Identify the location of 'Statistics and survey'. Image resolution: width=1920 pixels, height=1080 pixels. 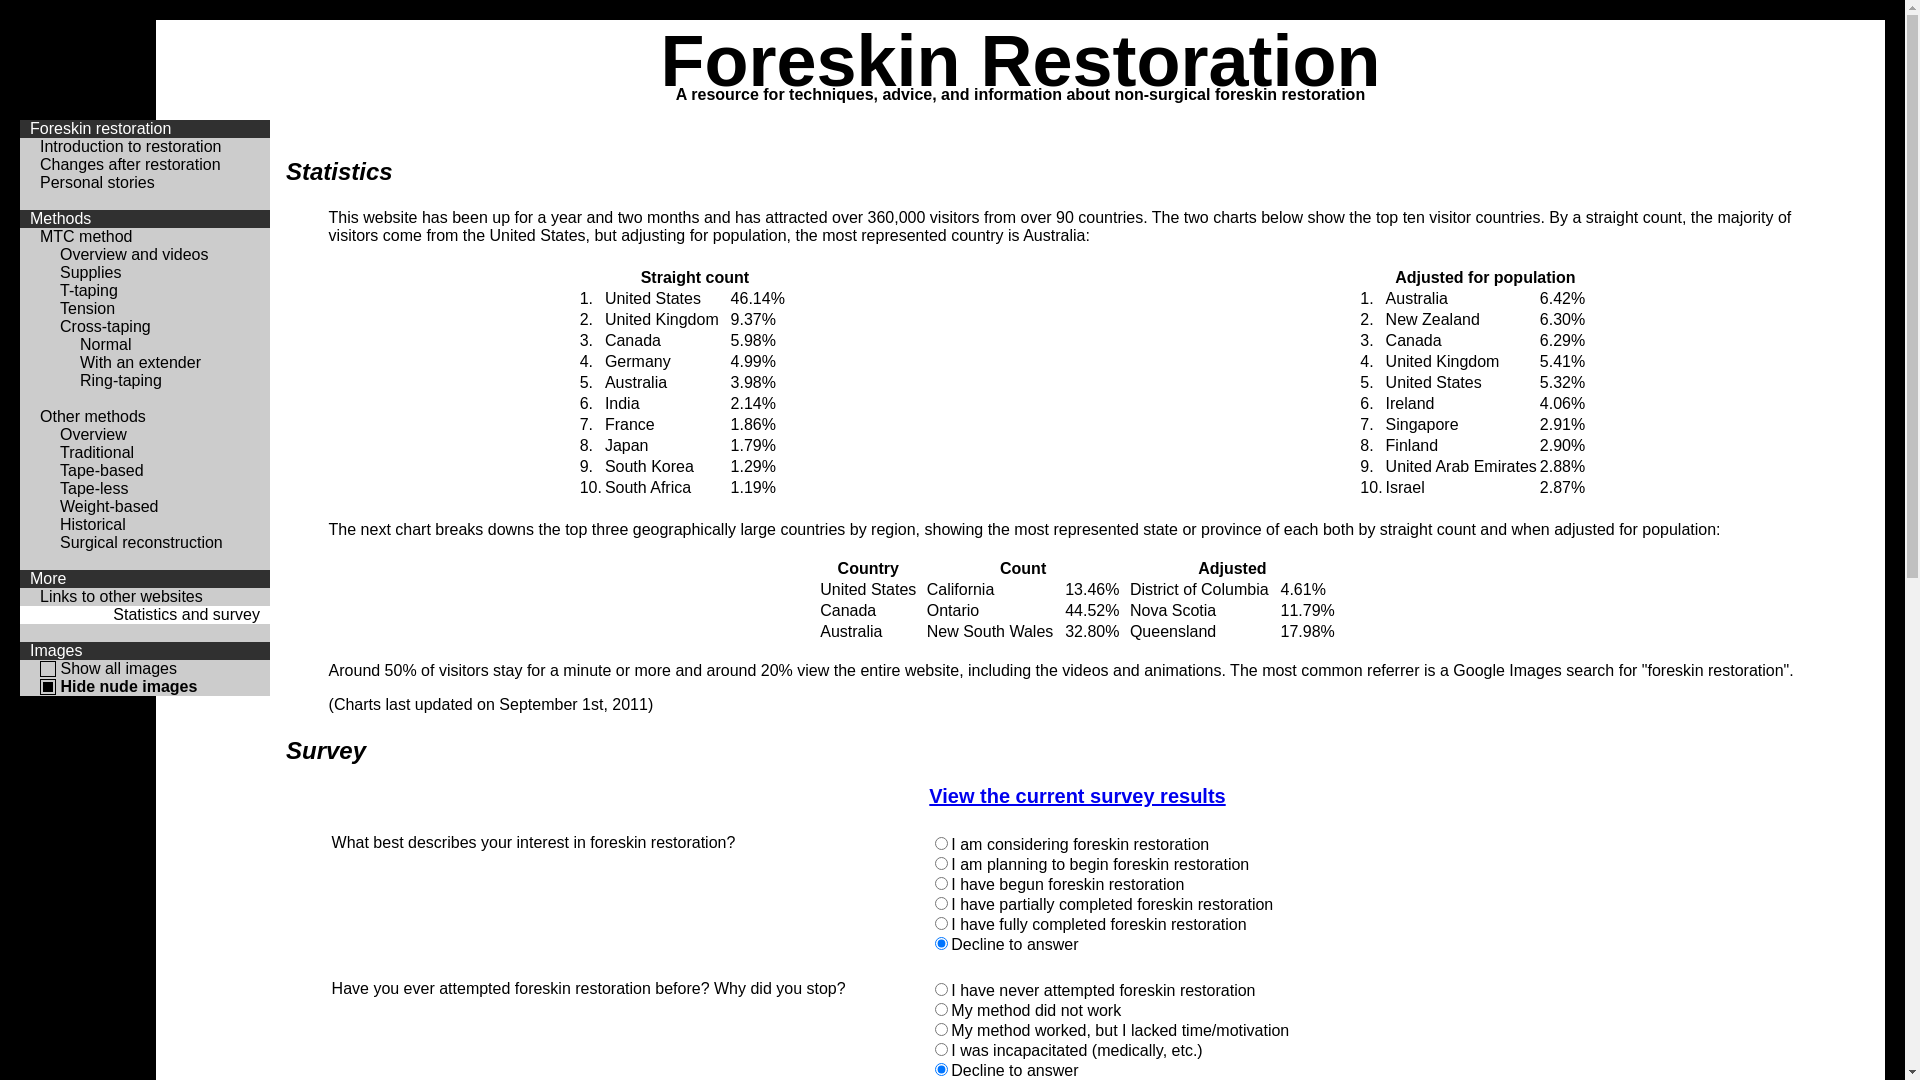
(186, 613).